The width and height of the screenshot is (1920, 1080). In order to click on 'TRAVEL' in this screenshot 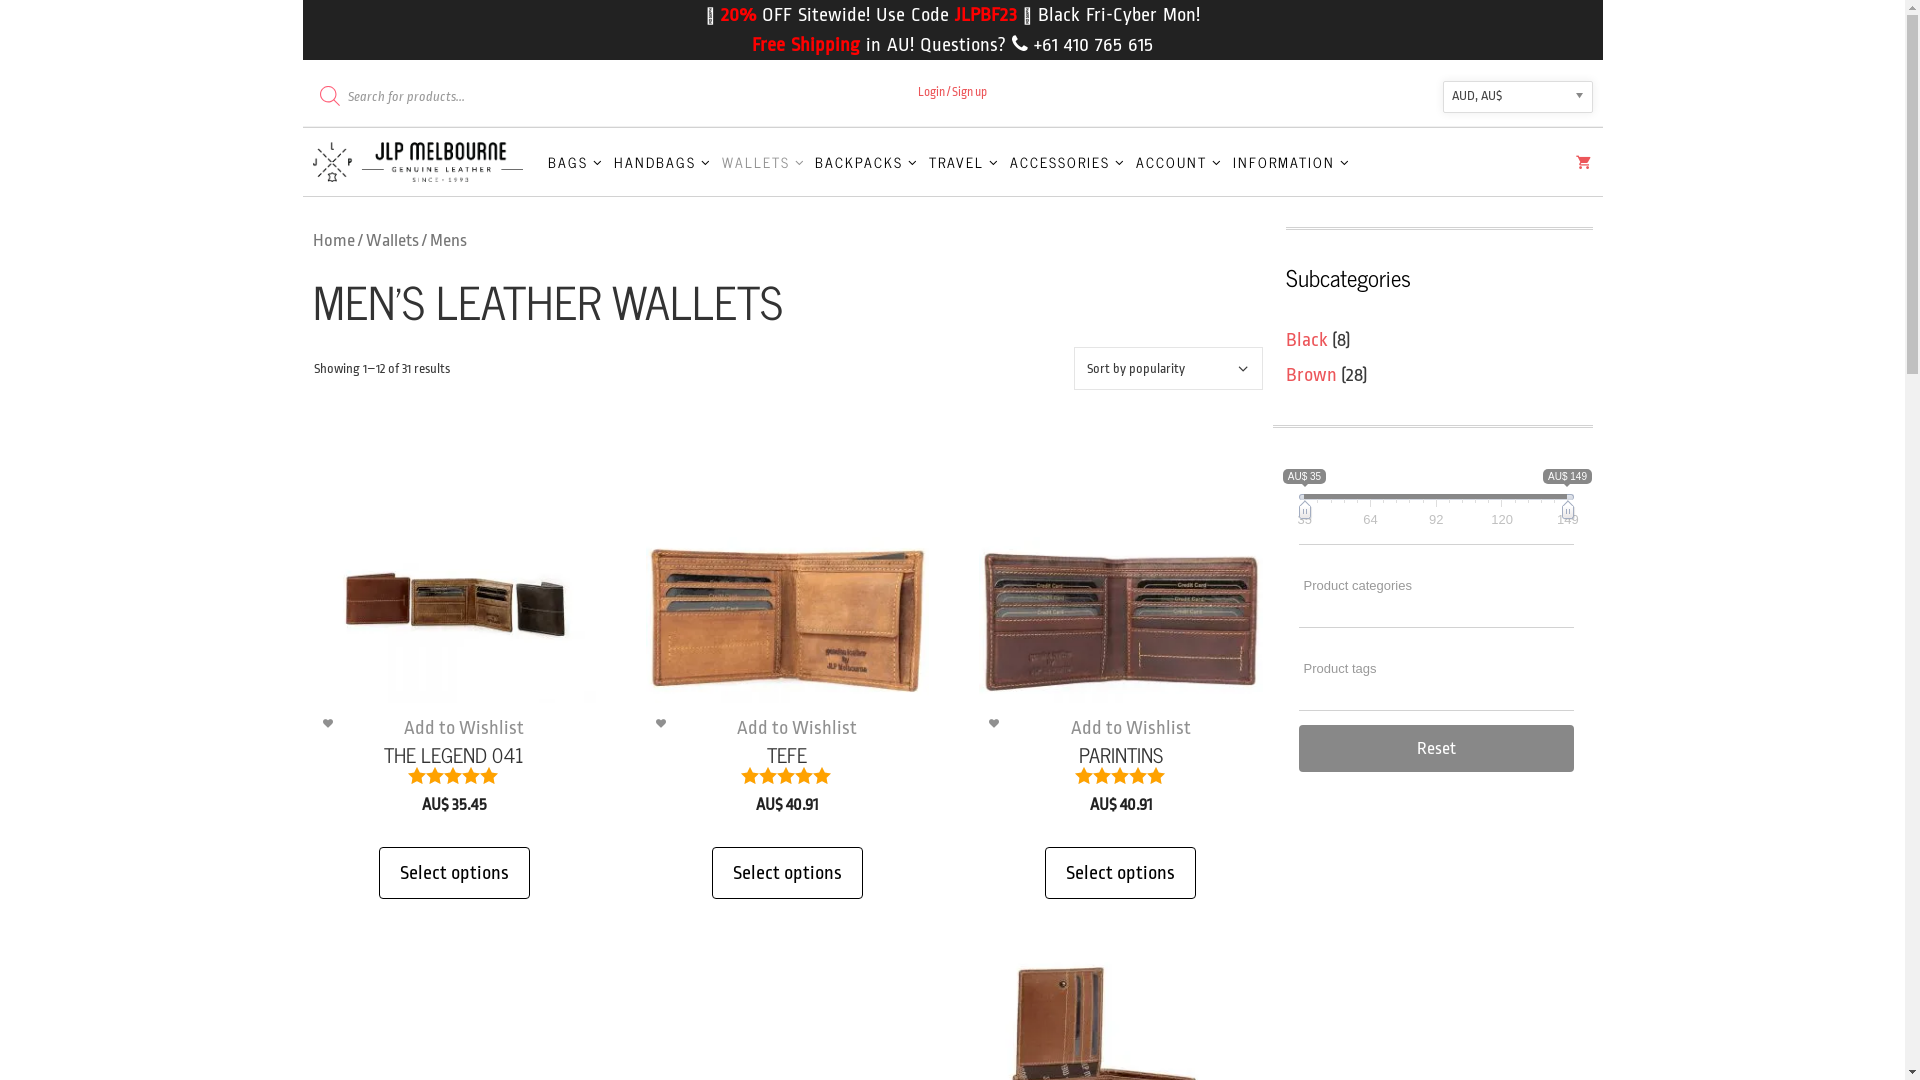, I will do `click(964, 161)`.